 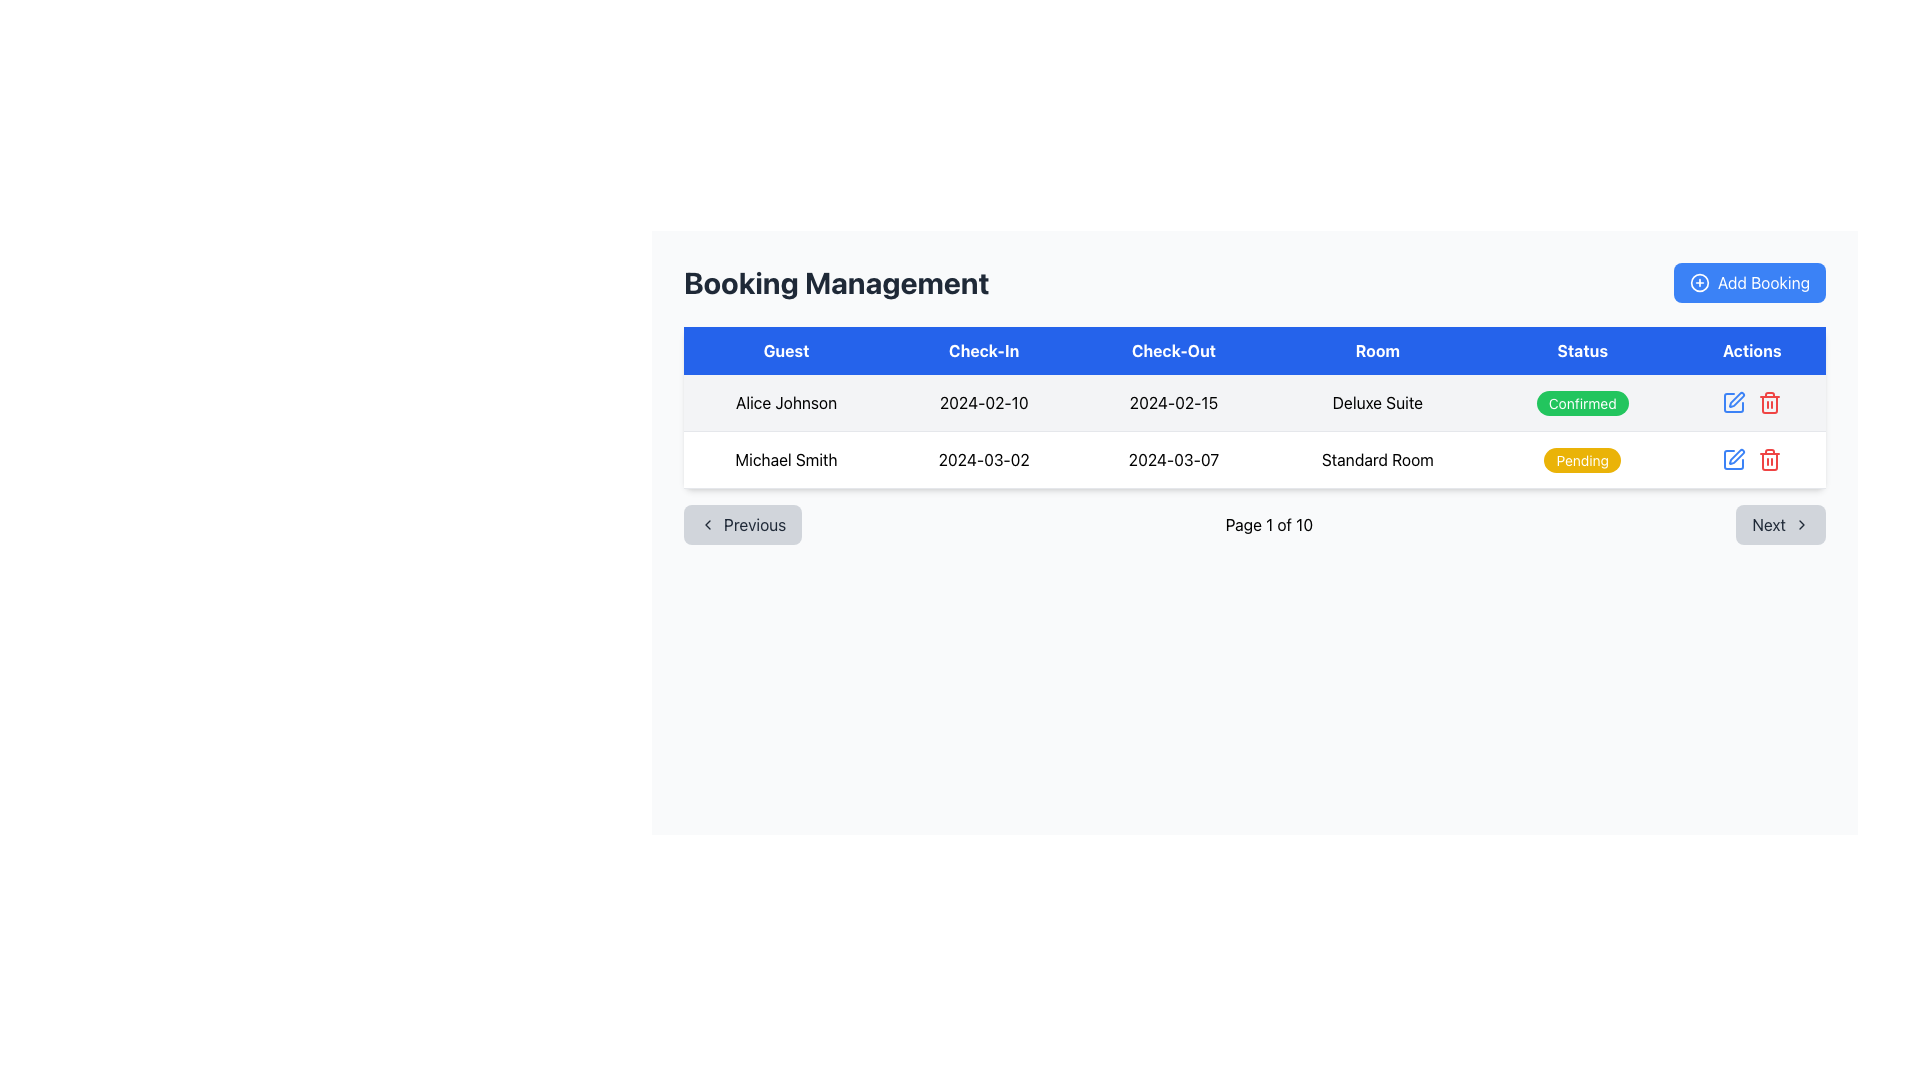 I want to click on the static text display showing 'Standard Room' for the booking associated with 'Michael Smith', located in the second row under the 'Room' column, so click(x=1376, y=459).